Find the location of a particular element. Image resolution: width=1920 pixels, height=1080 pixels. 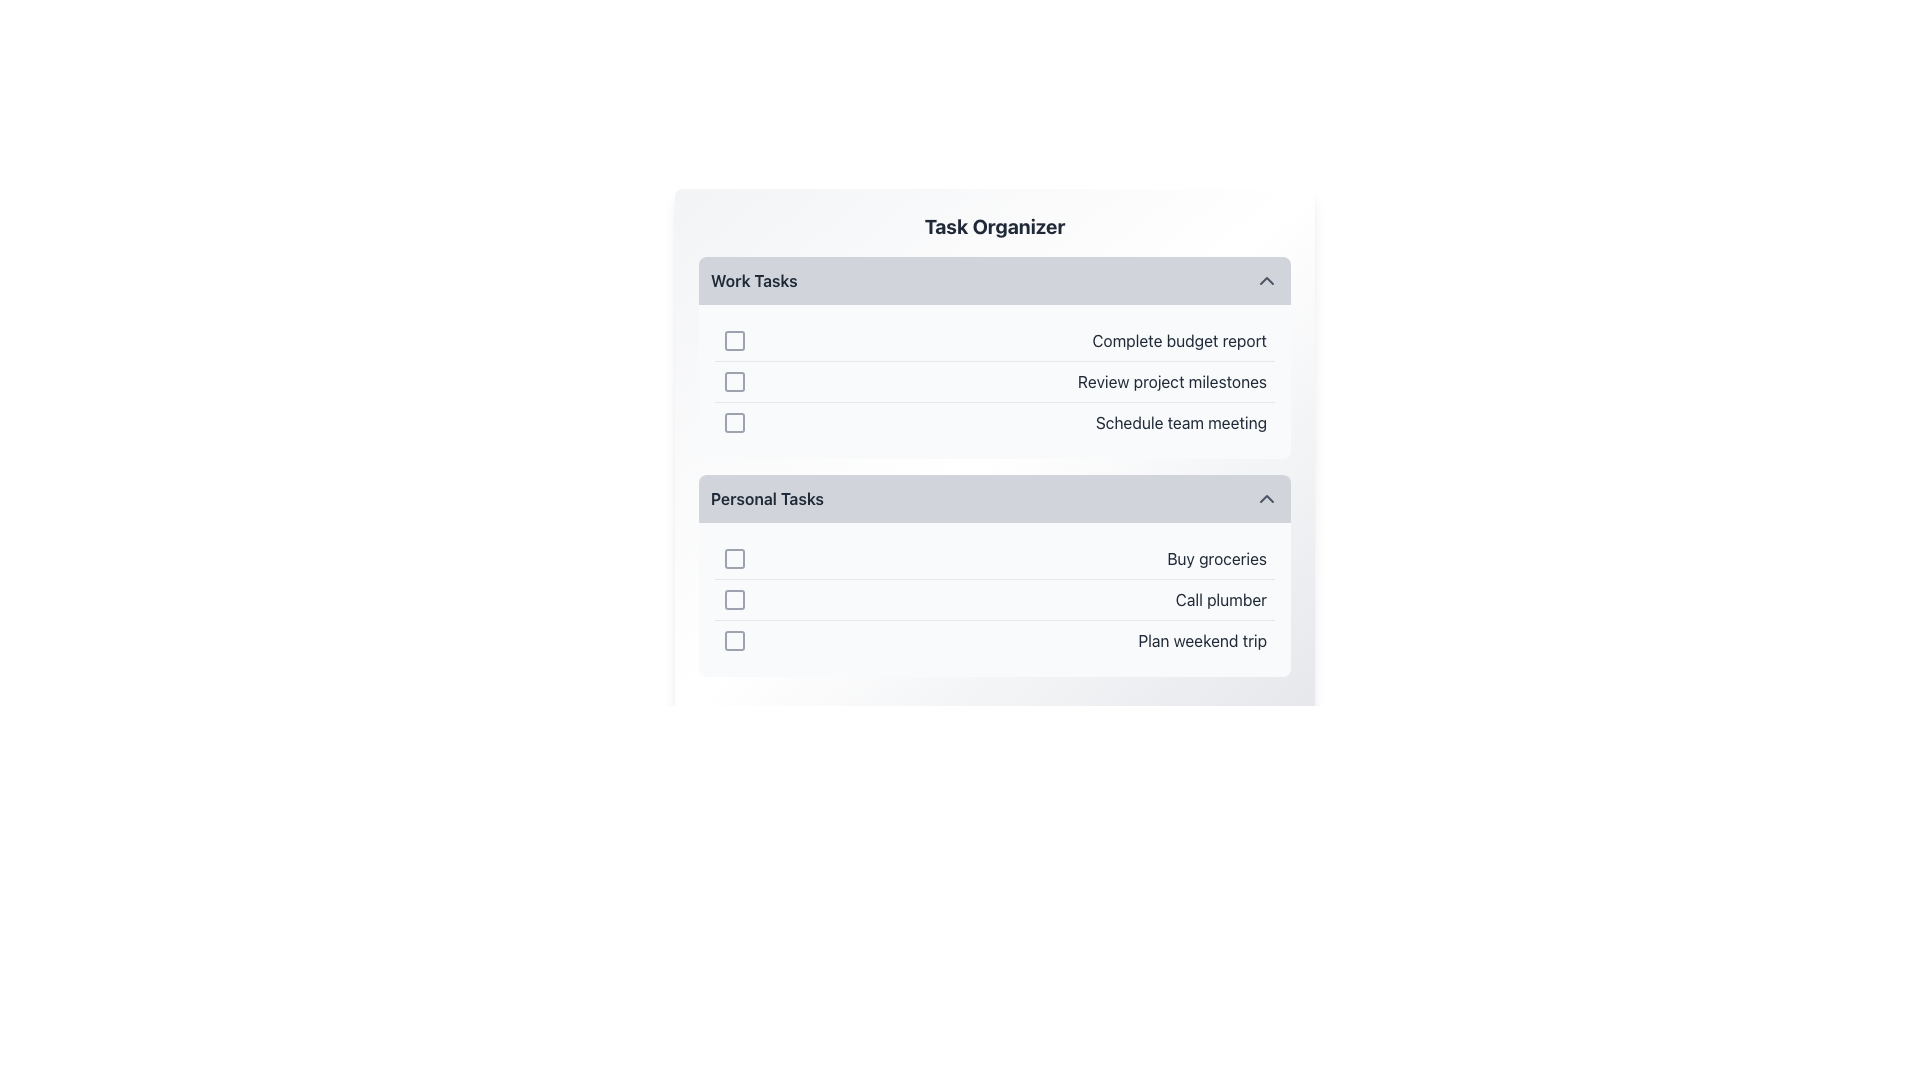

the Chevron icon in the header of the 'Personal Tasks' section is located at coordinates (1266, 497).